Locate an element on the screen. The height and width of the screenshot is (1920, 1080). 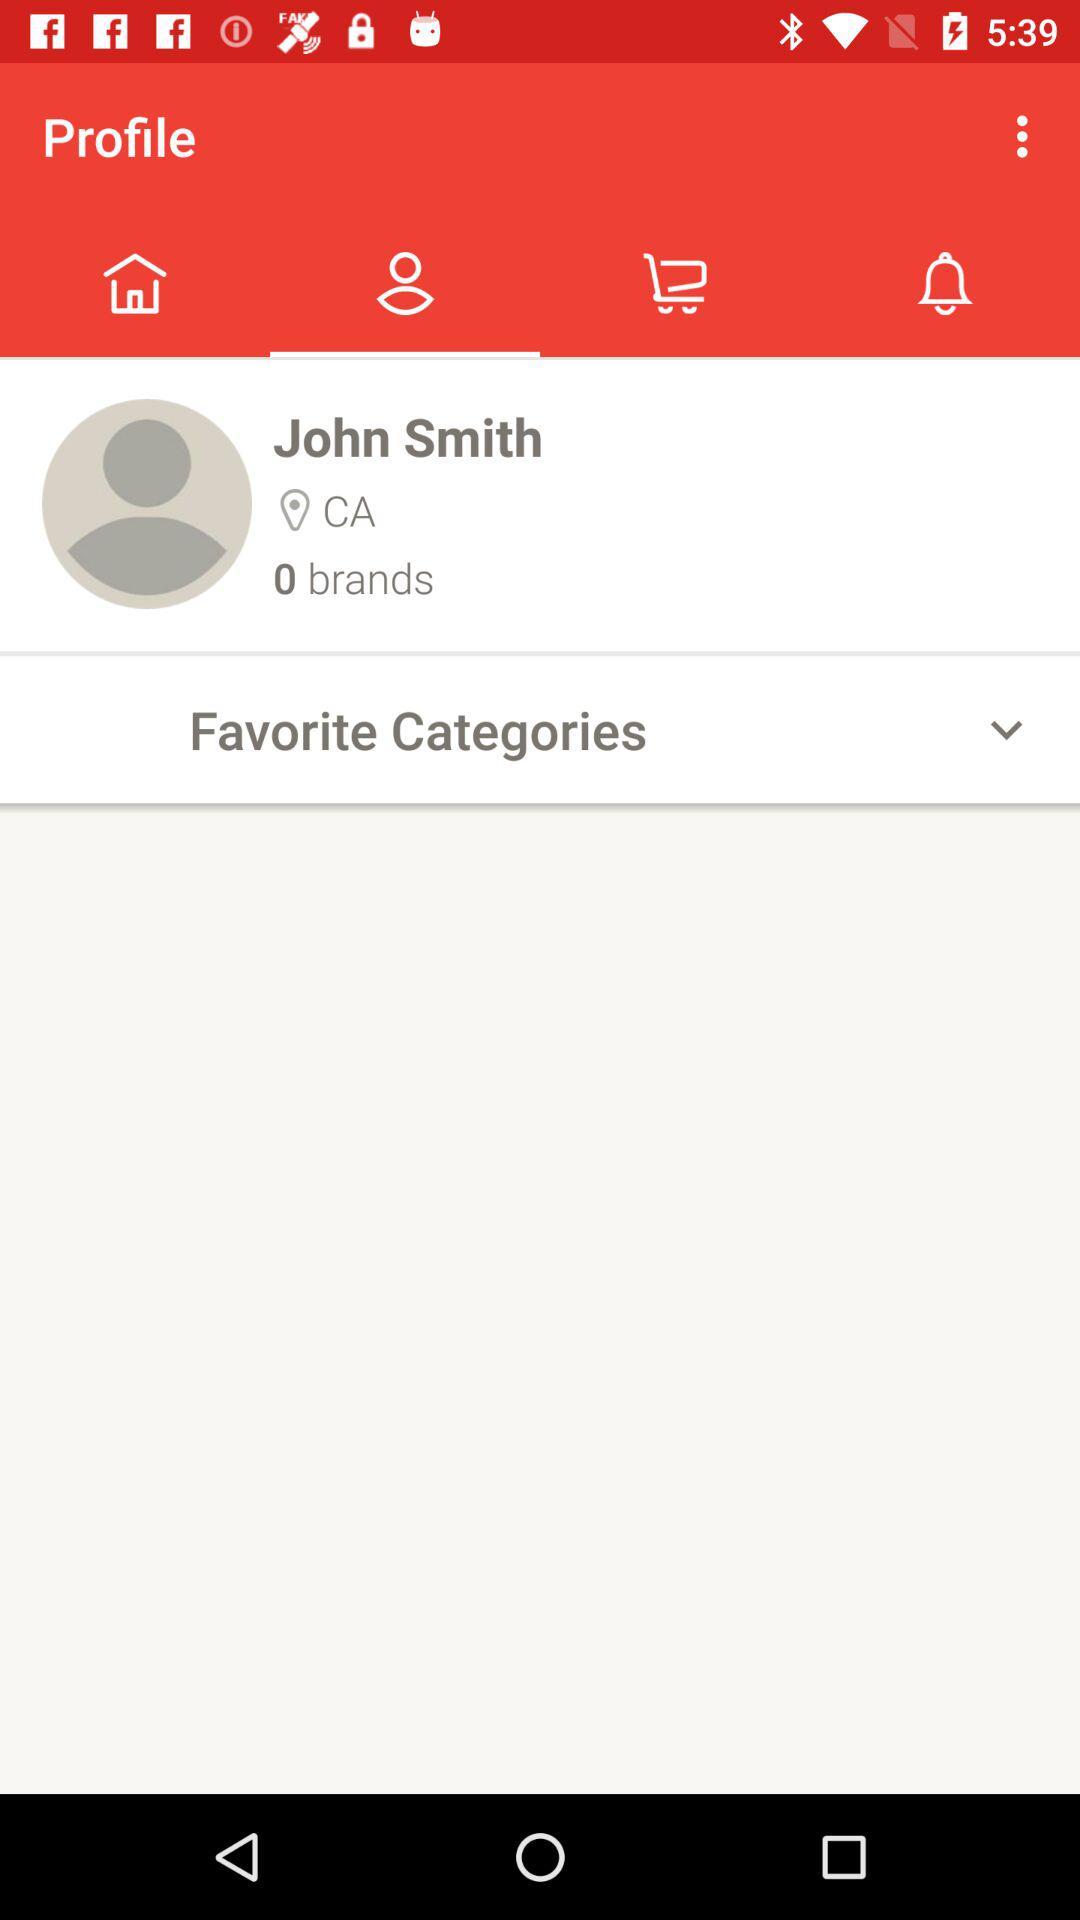
item to the right of the profile icon is located at coordinates (1027, 135).